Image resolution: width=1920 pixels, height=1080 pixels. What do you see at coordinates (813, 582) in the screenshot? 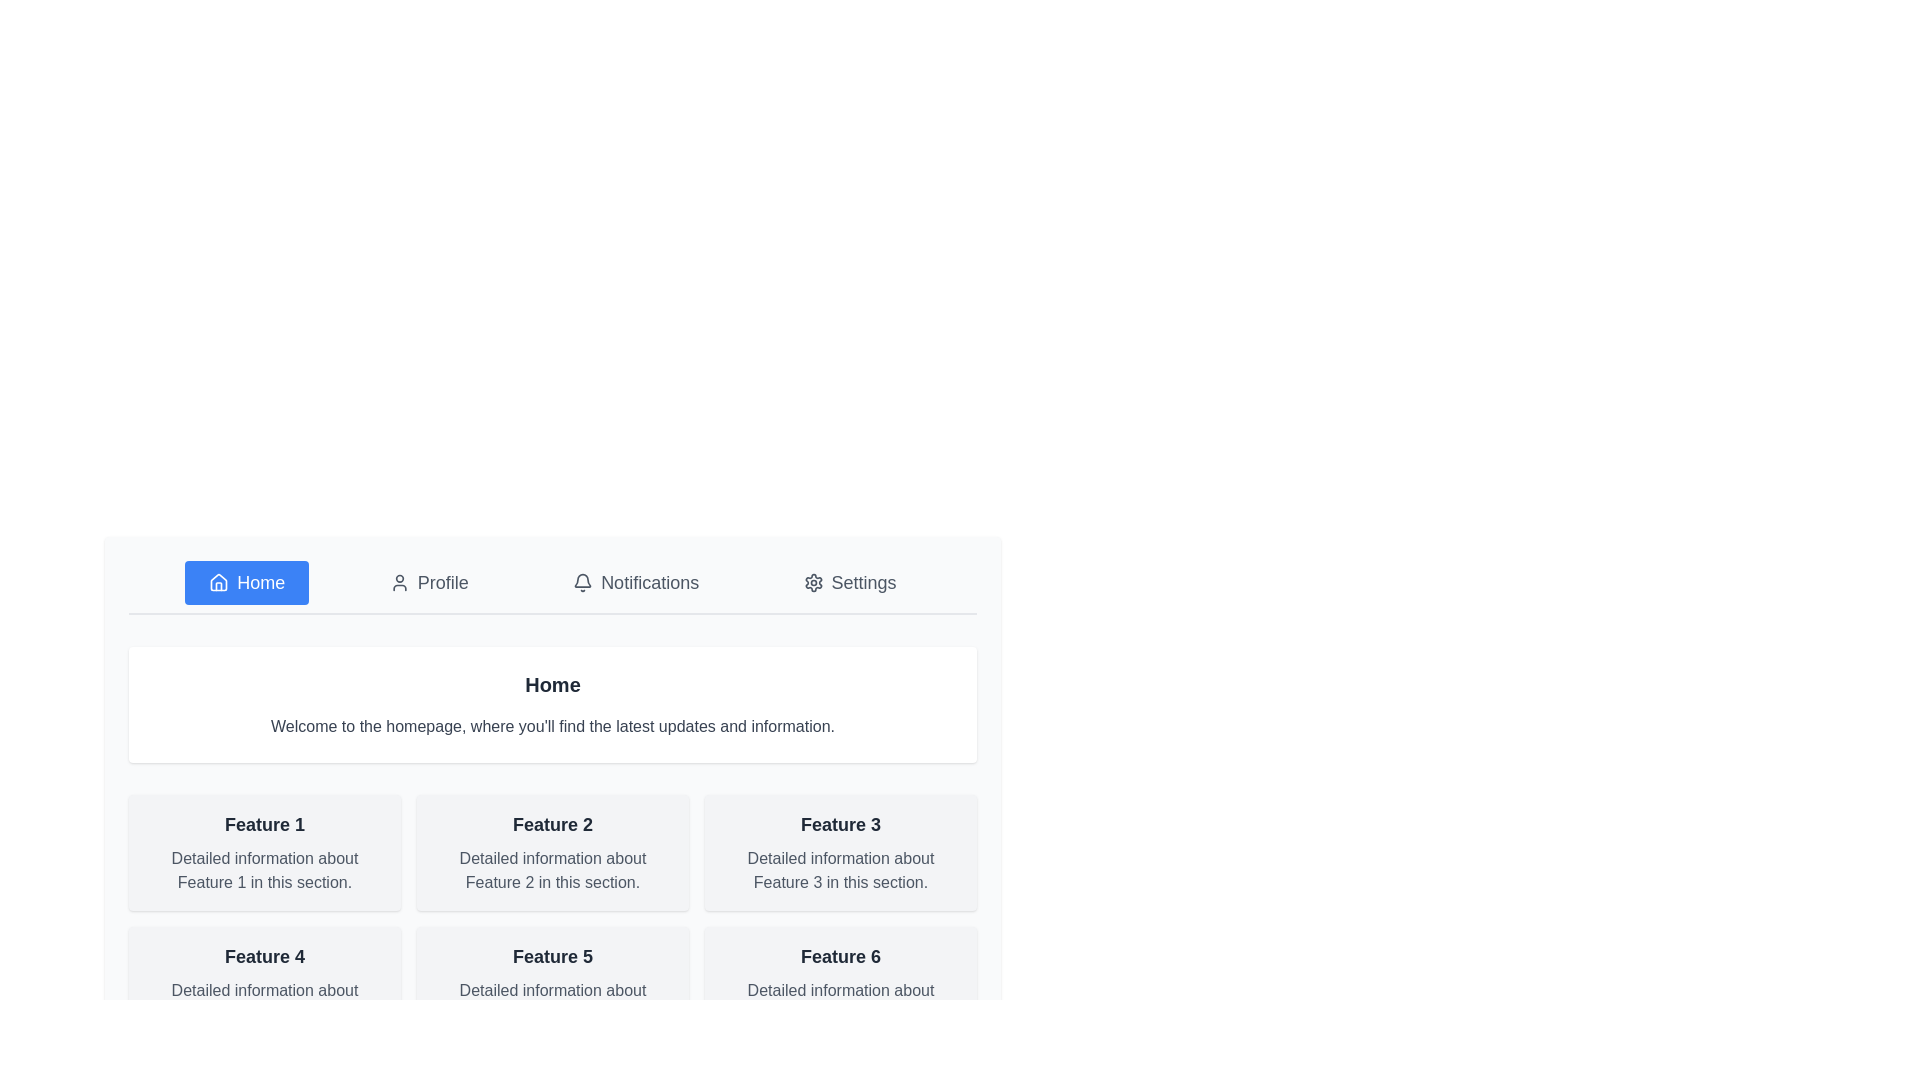
I see `the 'Settings' button which contains a gear icon, located on the far right side of the navigation menu` at bounding box center [813, 582].